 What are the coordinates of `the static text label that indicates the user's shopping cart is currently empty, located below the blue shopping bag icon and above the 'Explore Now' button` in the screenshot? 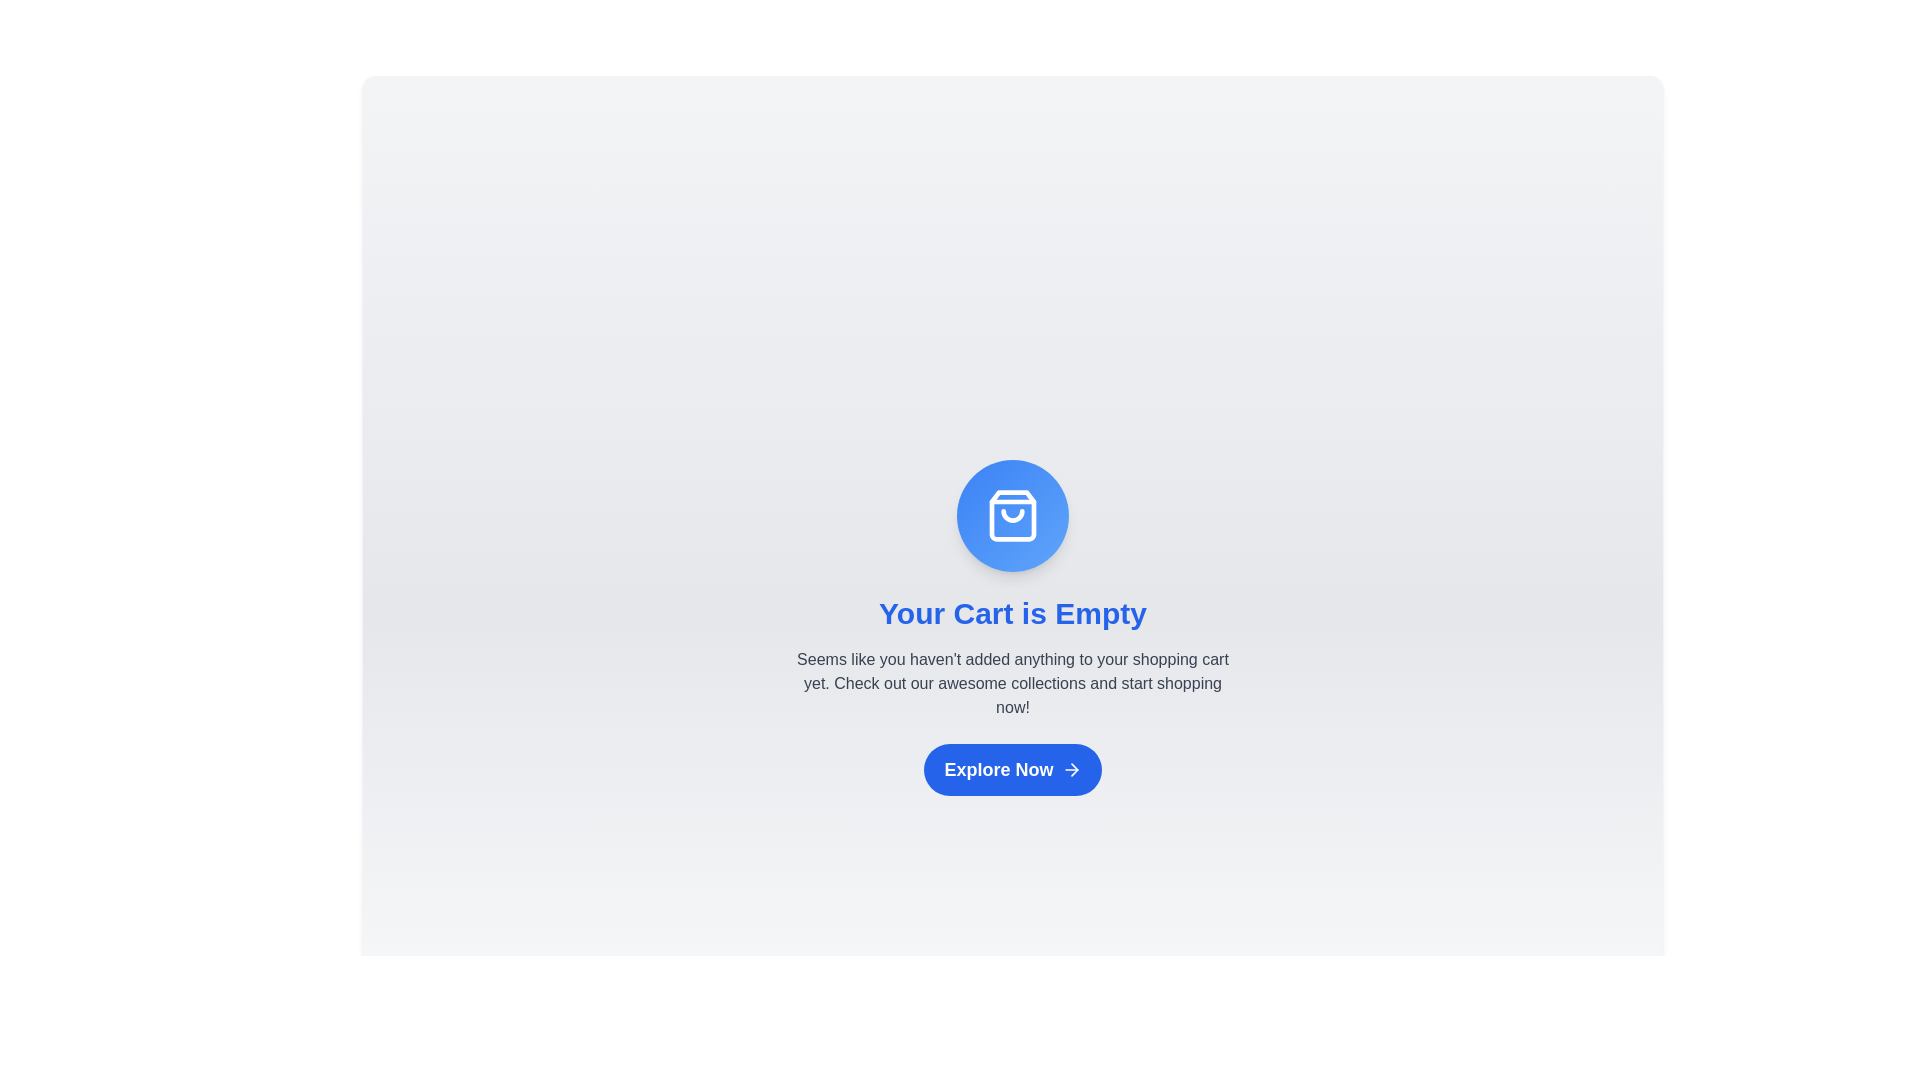 It's located at (1012, 612).